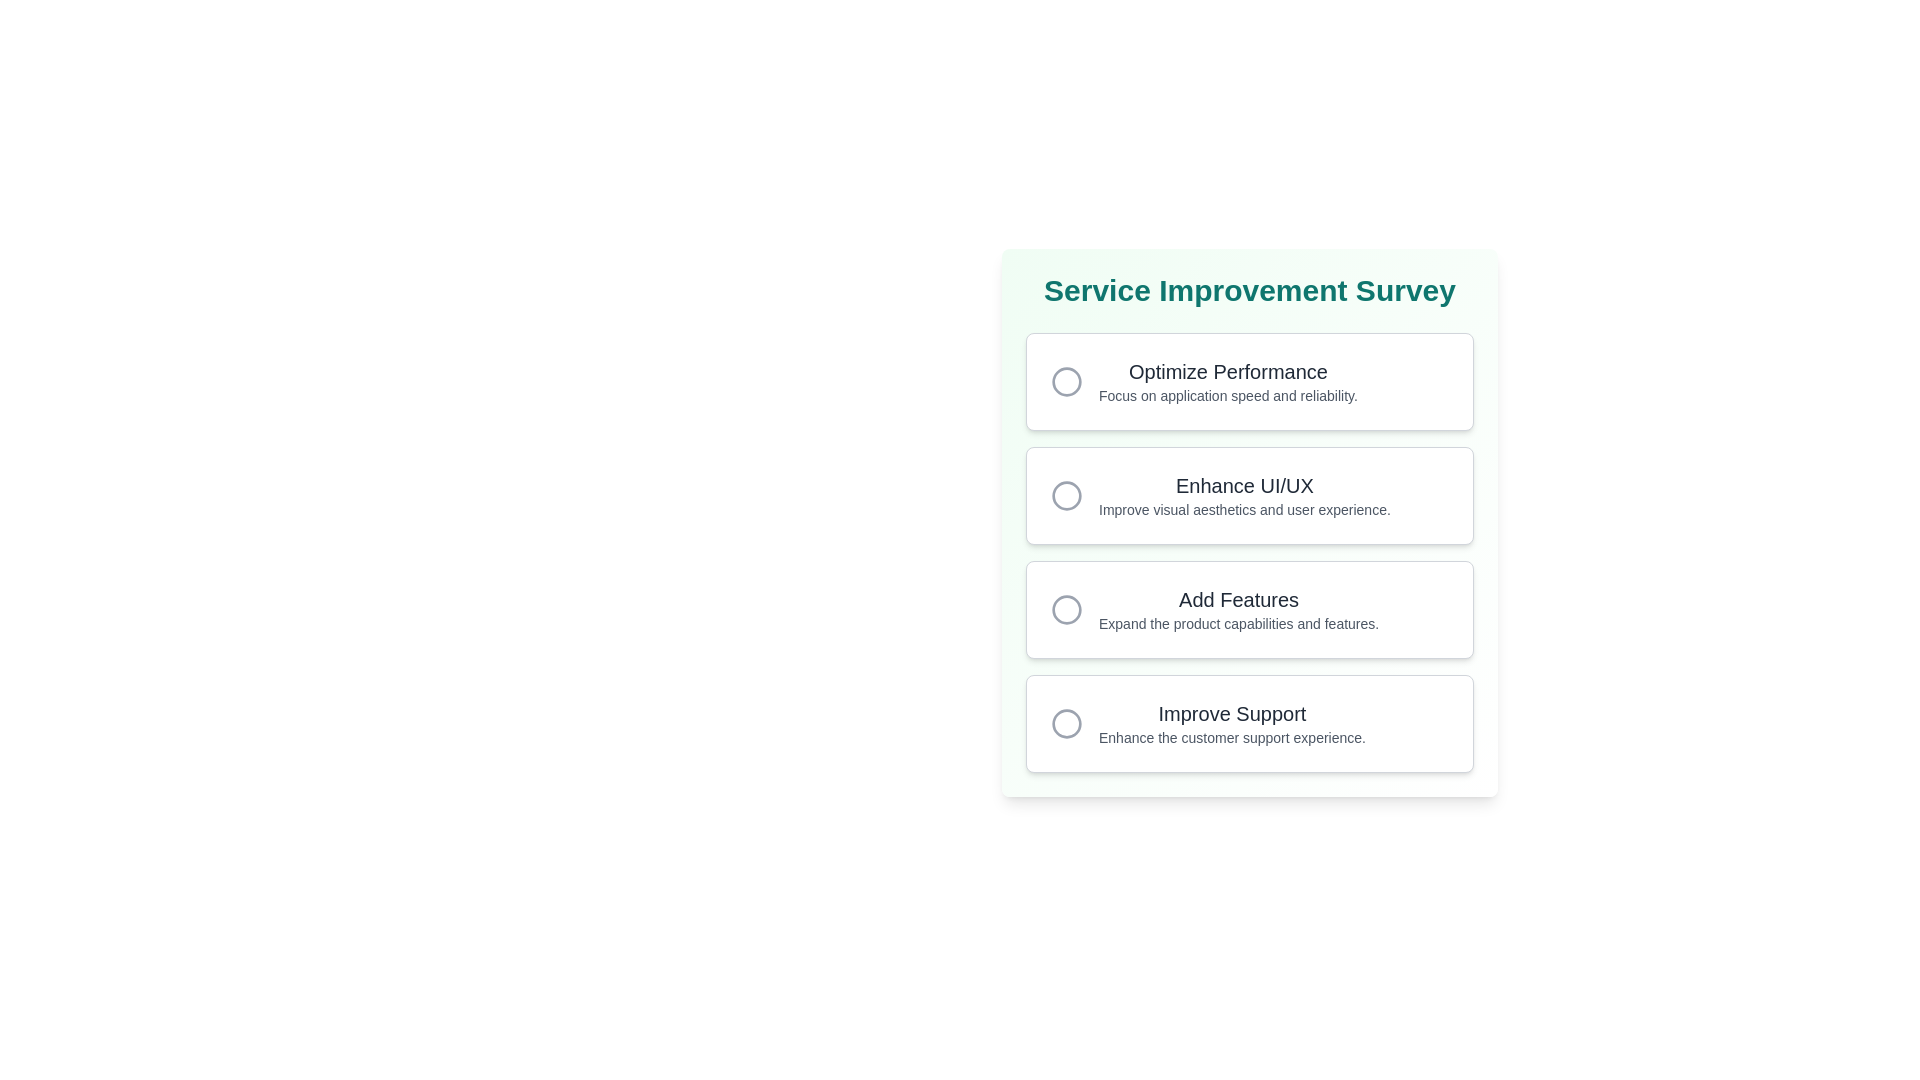  What do you see at coordinates (1238, 599) in the screenshot?
I see `title text element located in the third section of the survey list, positioned above the description text 'Expand the product capabilities and features.'` at bounding box center [1238, 599].